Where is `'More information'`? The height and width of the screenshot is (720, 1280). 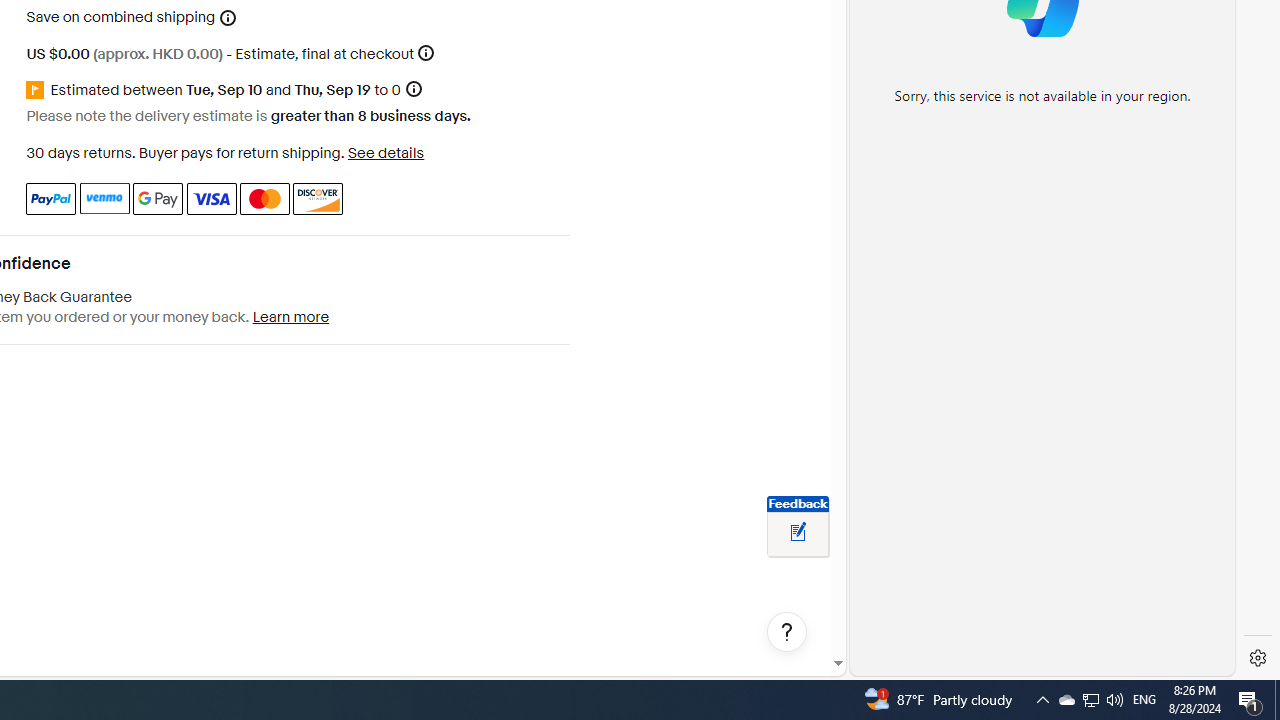 'More information' is located at coordinates (425, 51).